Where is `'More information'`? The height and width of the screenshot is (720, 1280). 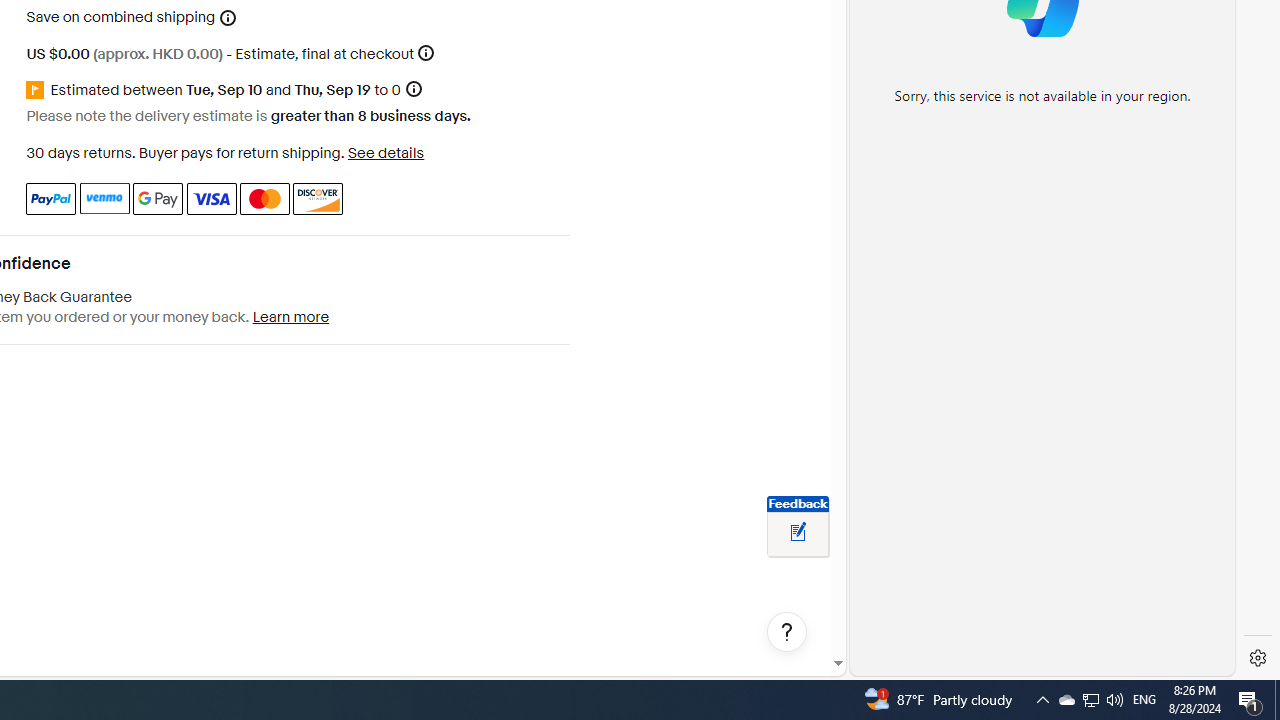 'More information' is located at coordinates (425, 51).